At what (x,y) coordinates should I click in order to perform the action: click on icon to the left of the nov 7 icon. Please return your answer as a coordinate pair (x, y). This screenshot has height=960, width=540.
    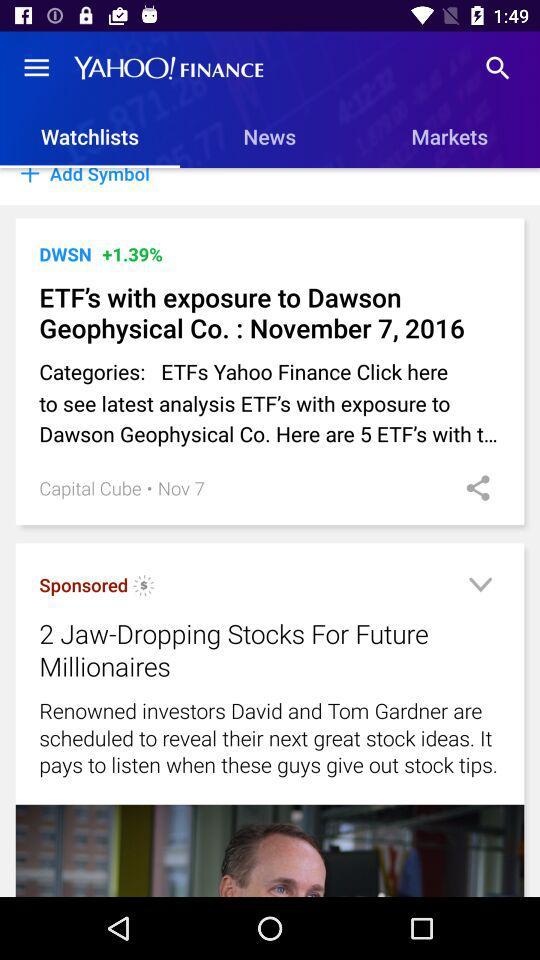
    Looking at the image, I should click on (148, 487).